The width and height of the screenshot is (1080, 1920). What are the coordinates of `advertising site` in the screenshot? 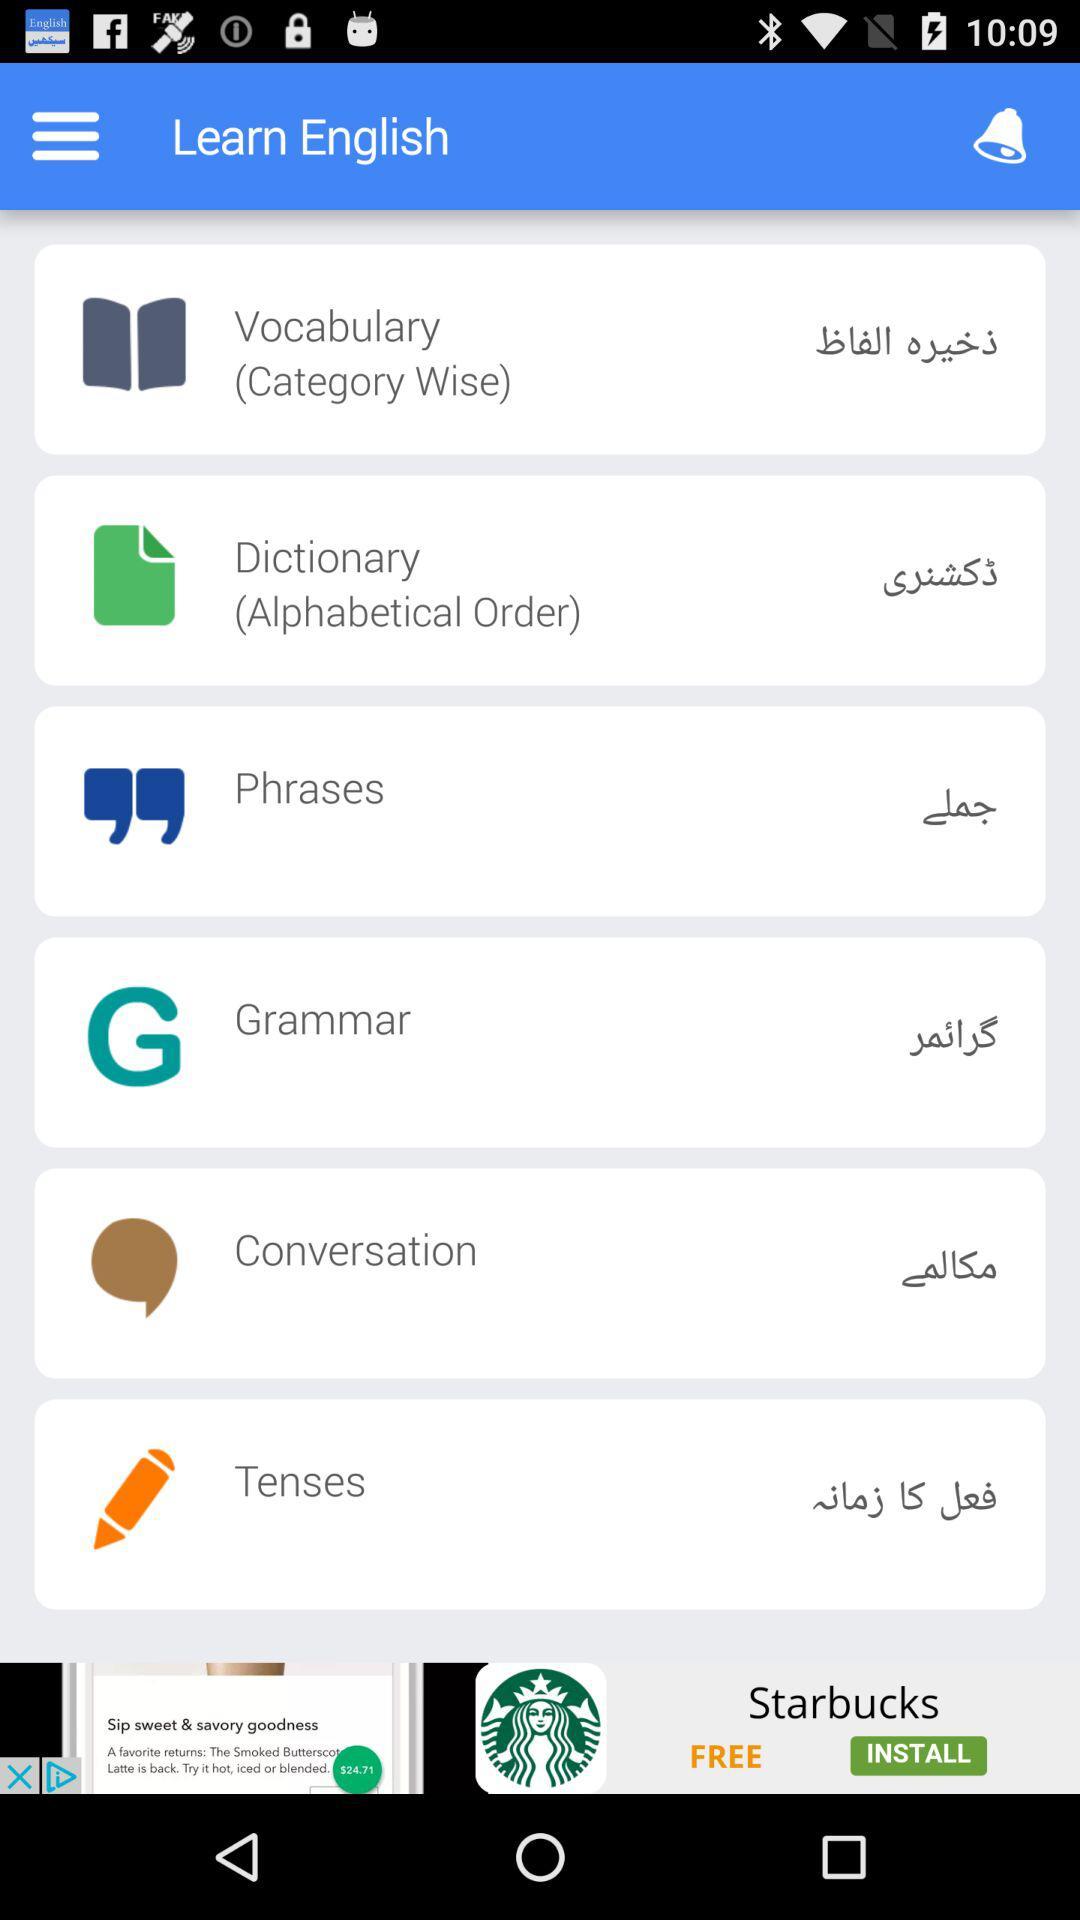 It's located at (540, 1727).